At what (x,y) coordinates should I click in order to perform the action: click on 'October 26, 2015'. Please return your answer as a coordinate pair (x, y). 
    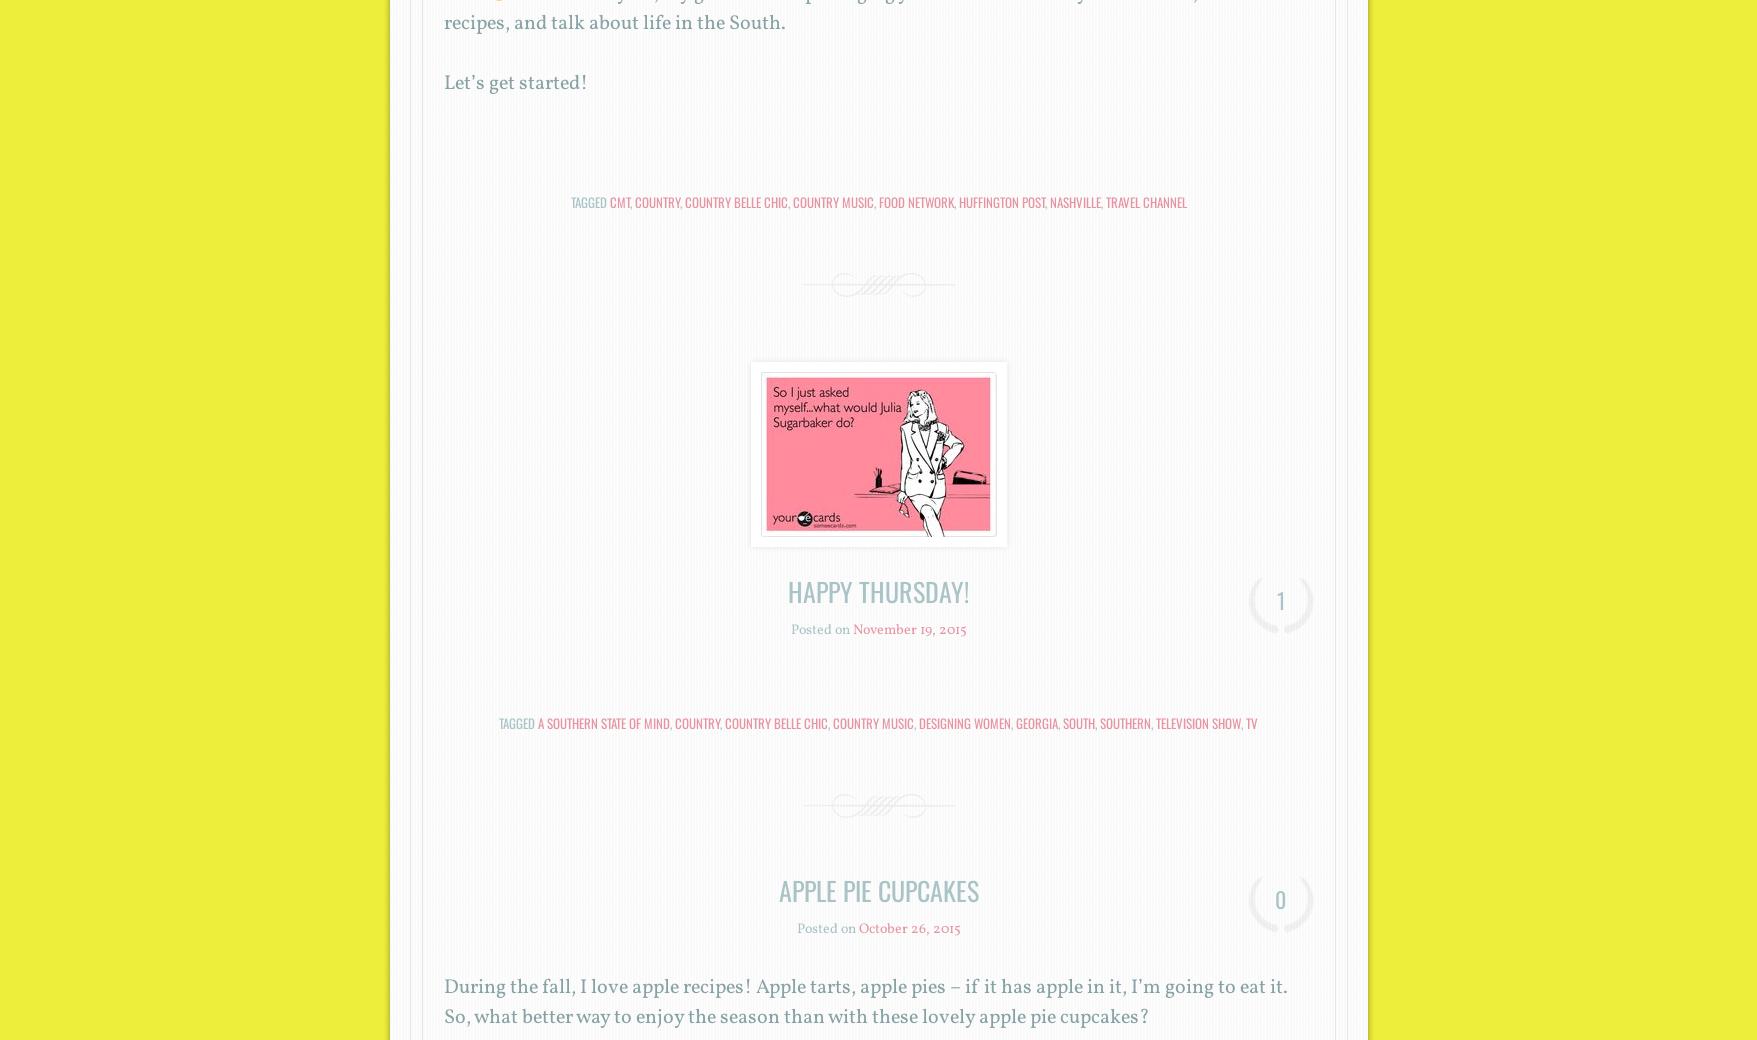
    Looking at the image, I should click on (908, 929).